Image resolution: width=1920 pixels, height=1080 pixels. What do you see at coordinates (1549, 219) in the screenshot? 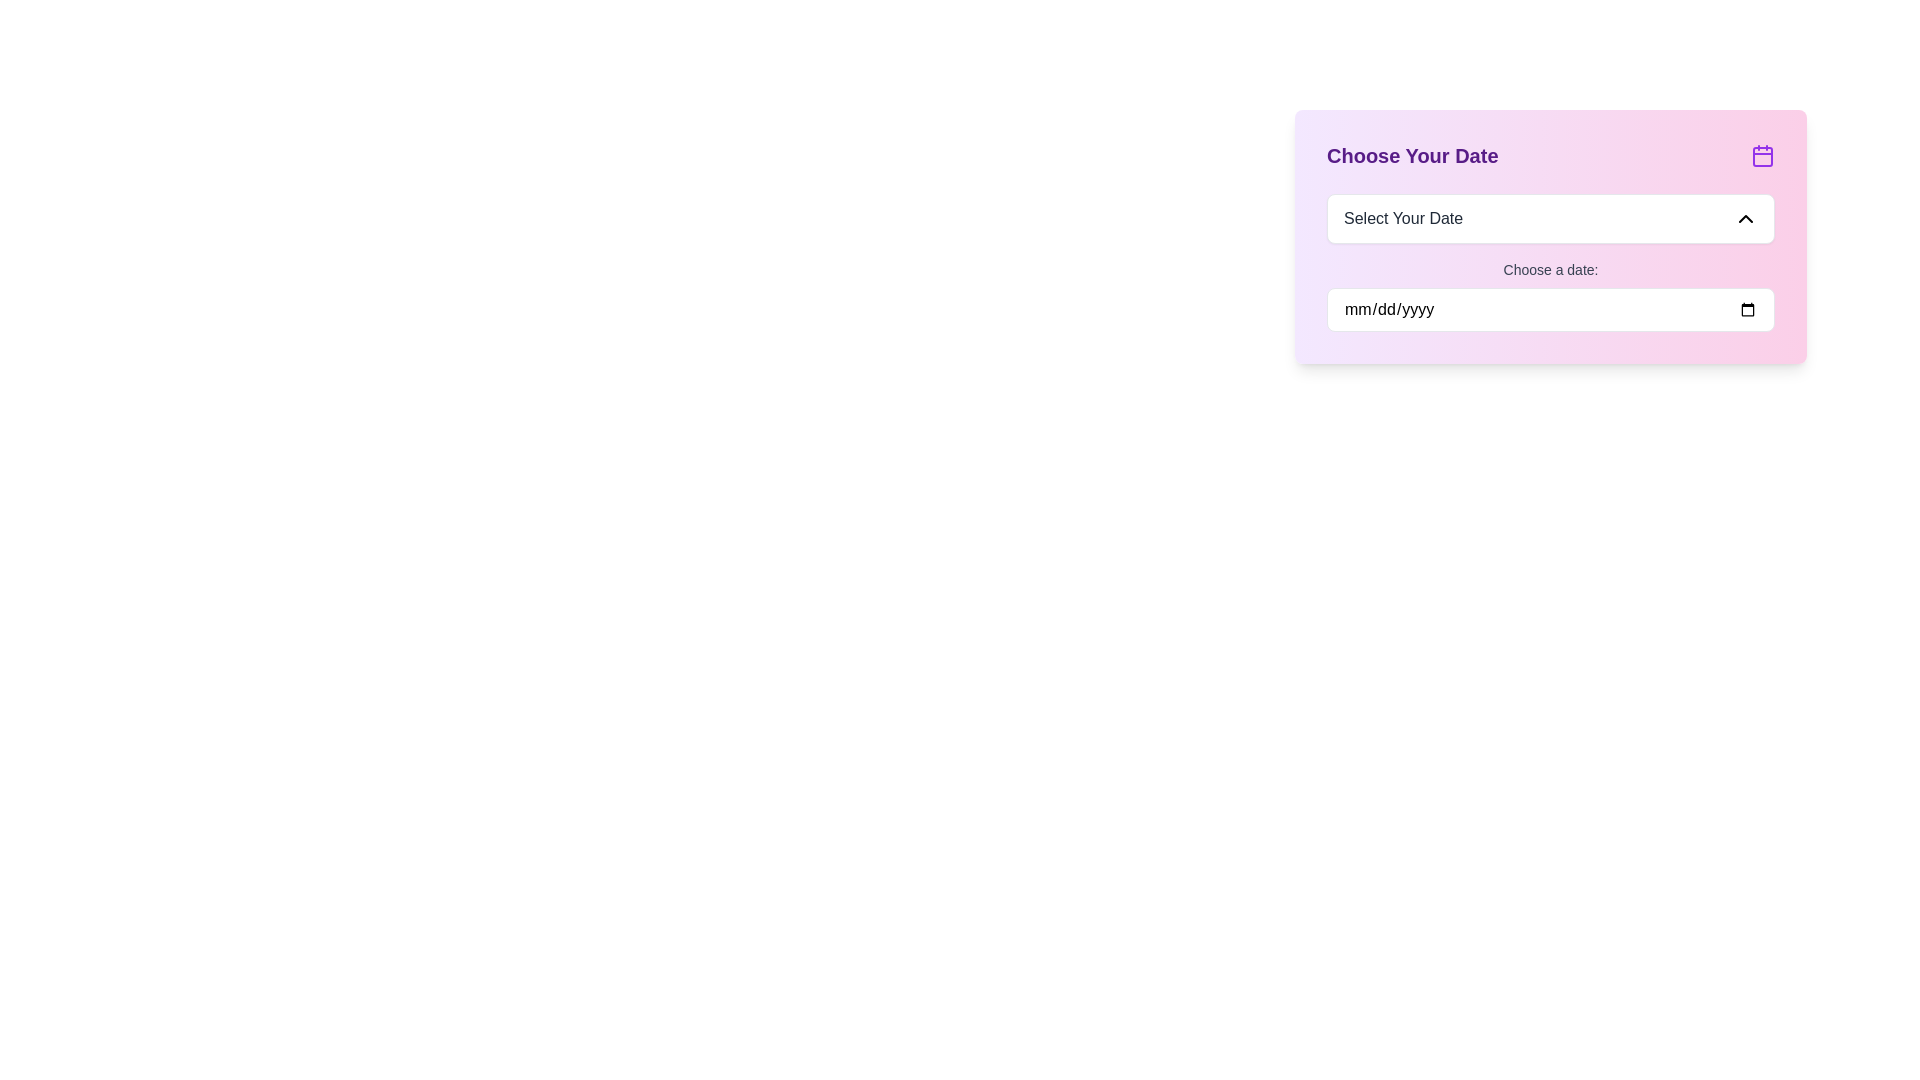
I see `the Dropdown menu labeled 'Select Your Date'` at bounding box center [1549, 219].